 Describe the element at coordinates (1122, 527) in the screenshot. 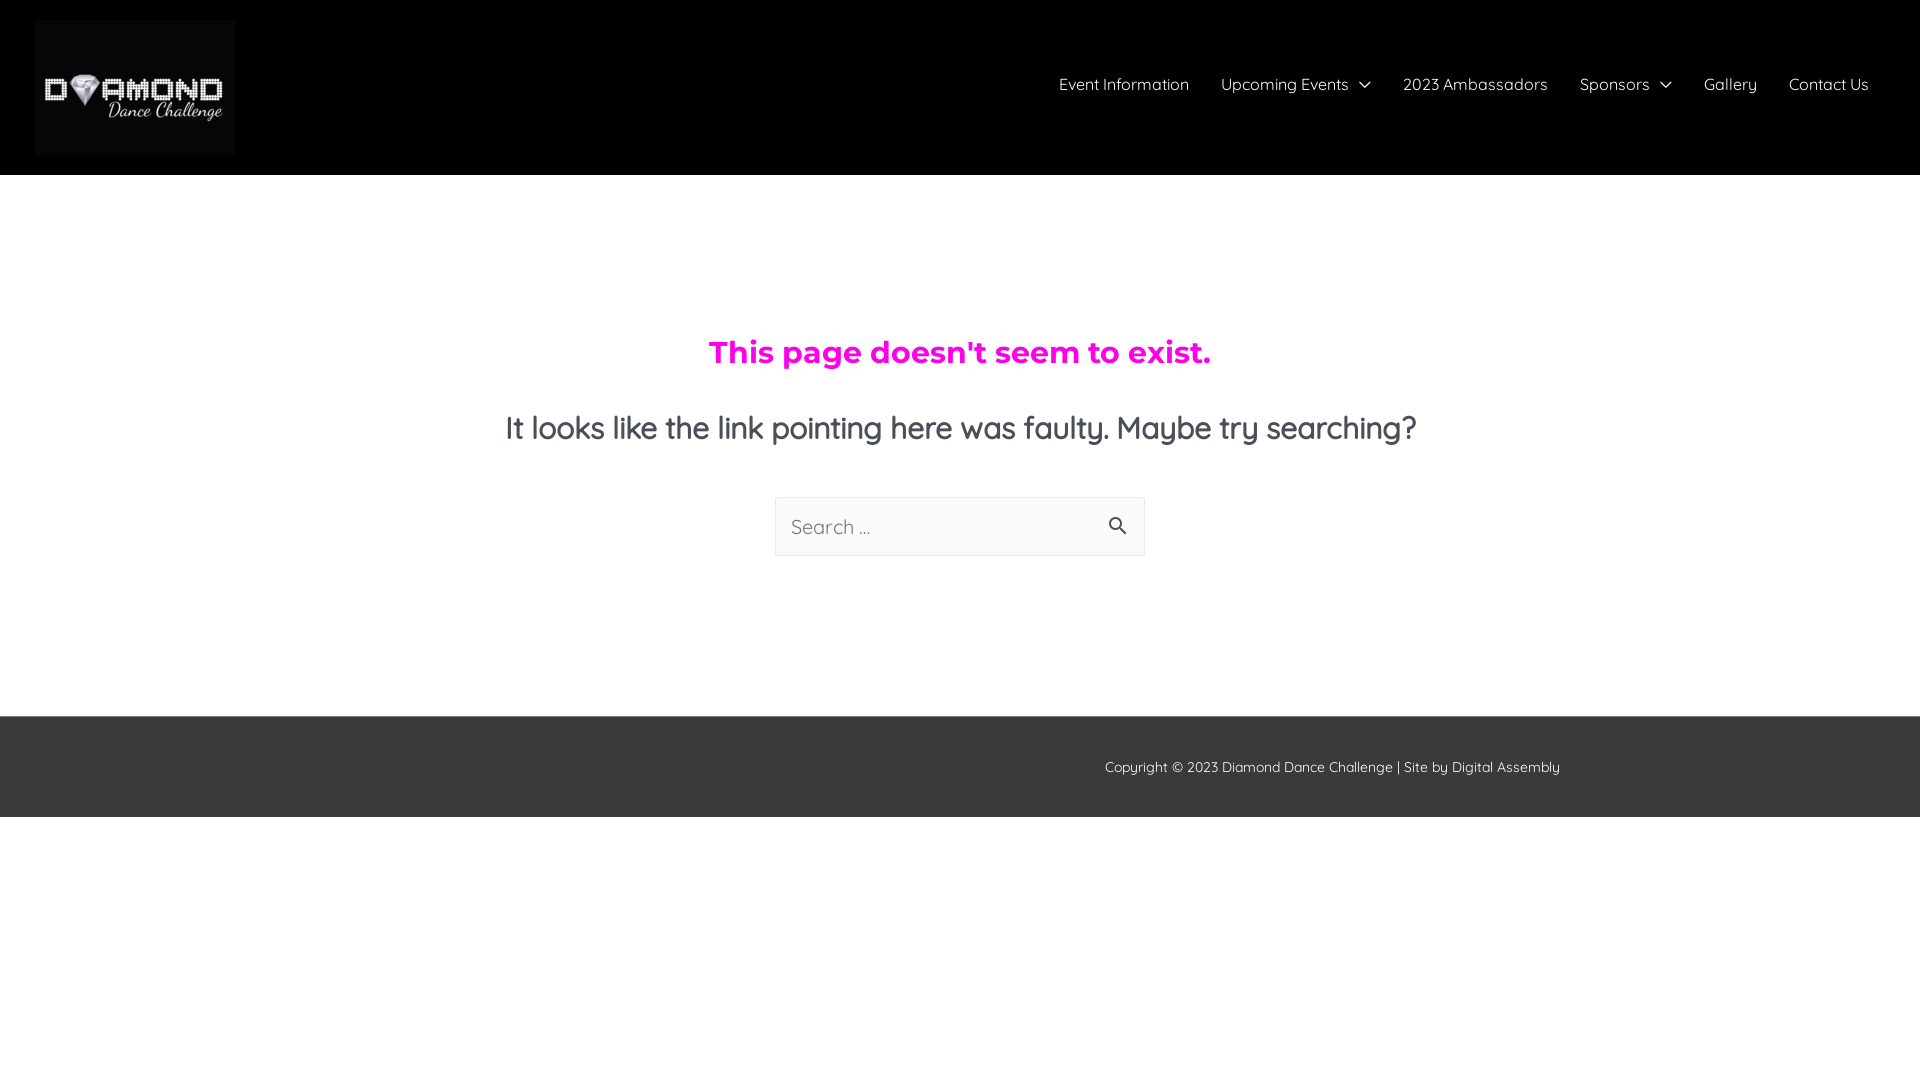

I see `'Search'` at that location.